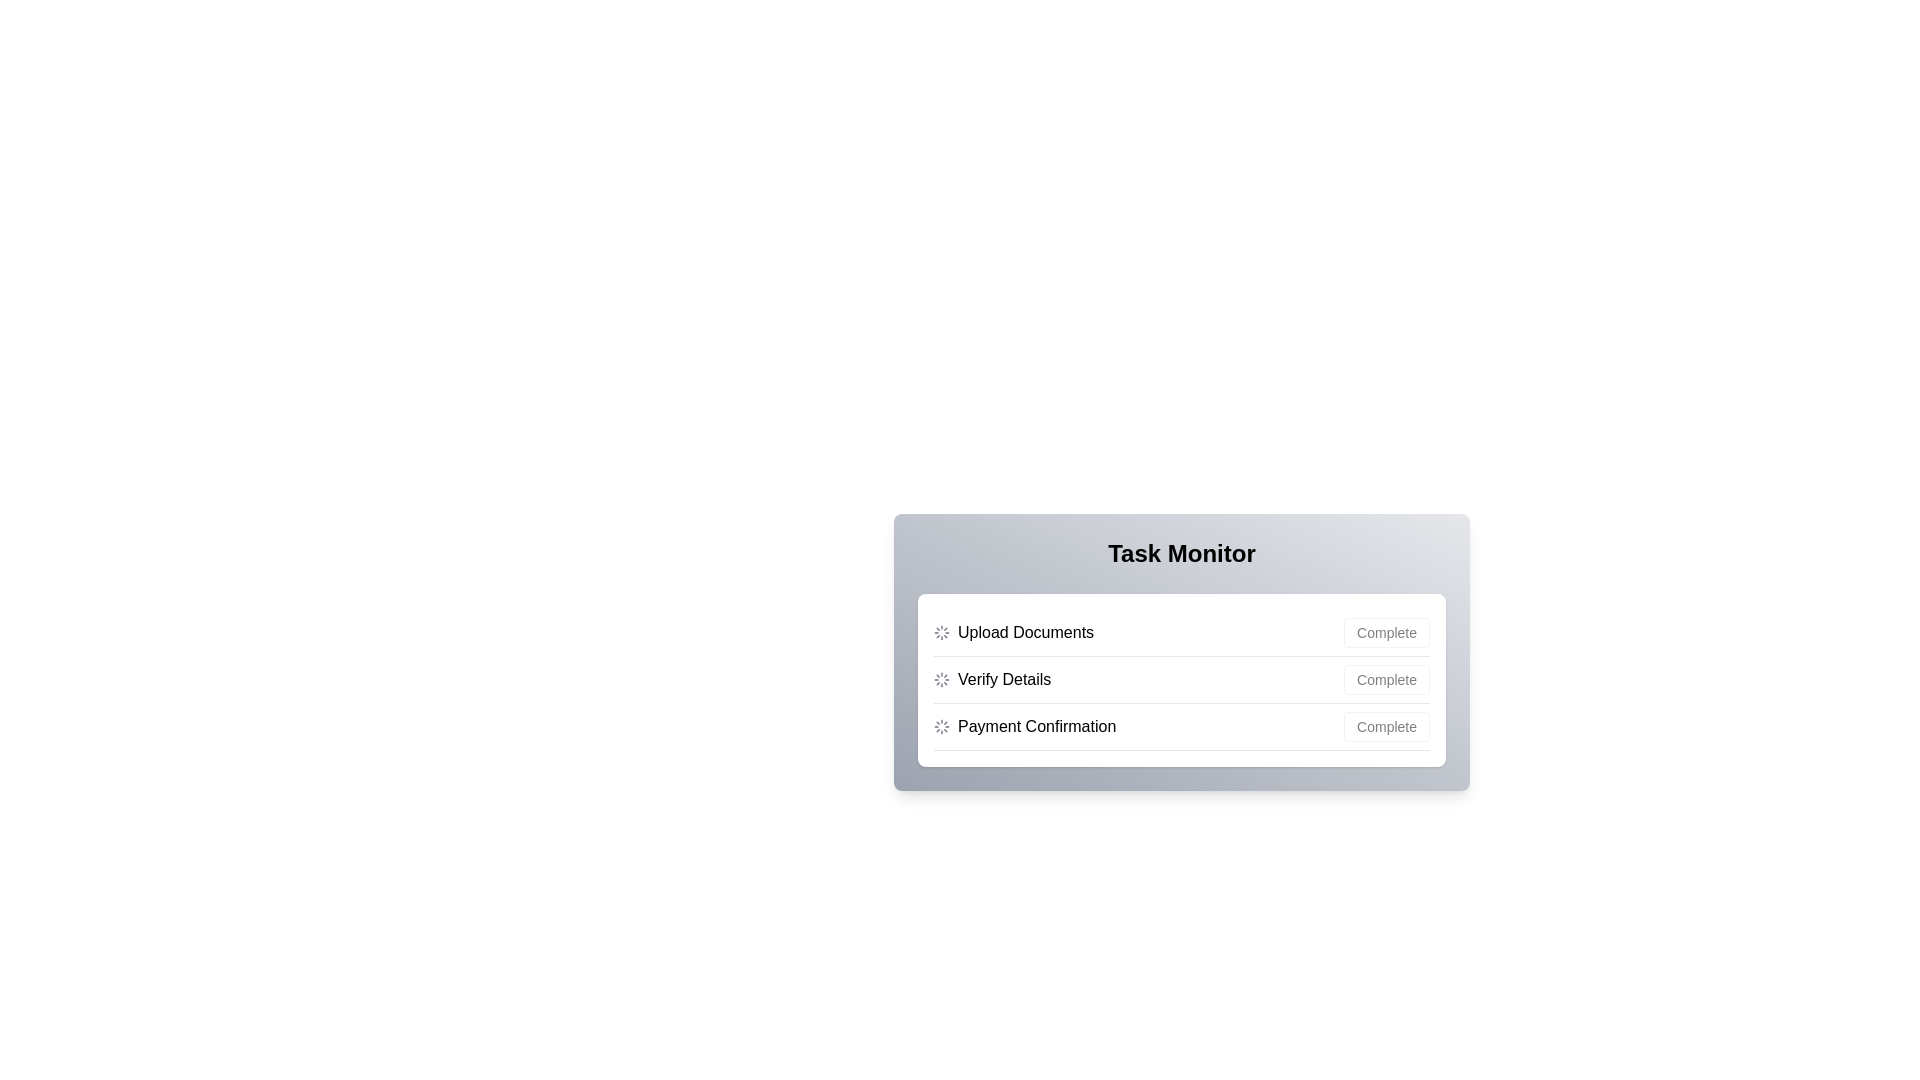 This screenshot has height=1080, width=1920. What do you see at coordinates (940, 632) in the screenshot?
I see `the animated loader icon, which is a circular grey icon indicating loading, located to the left of the 'Upload Documents' text in the 'Task Monitor' card` at bounding box center [940, 632].